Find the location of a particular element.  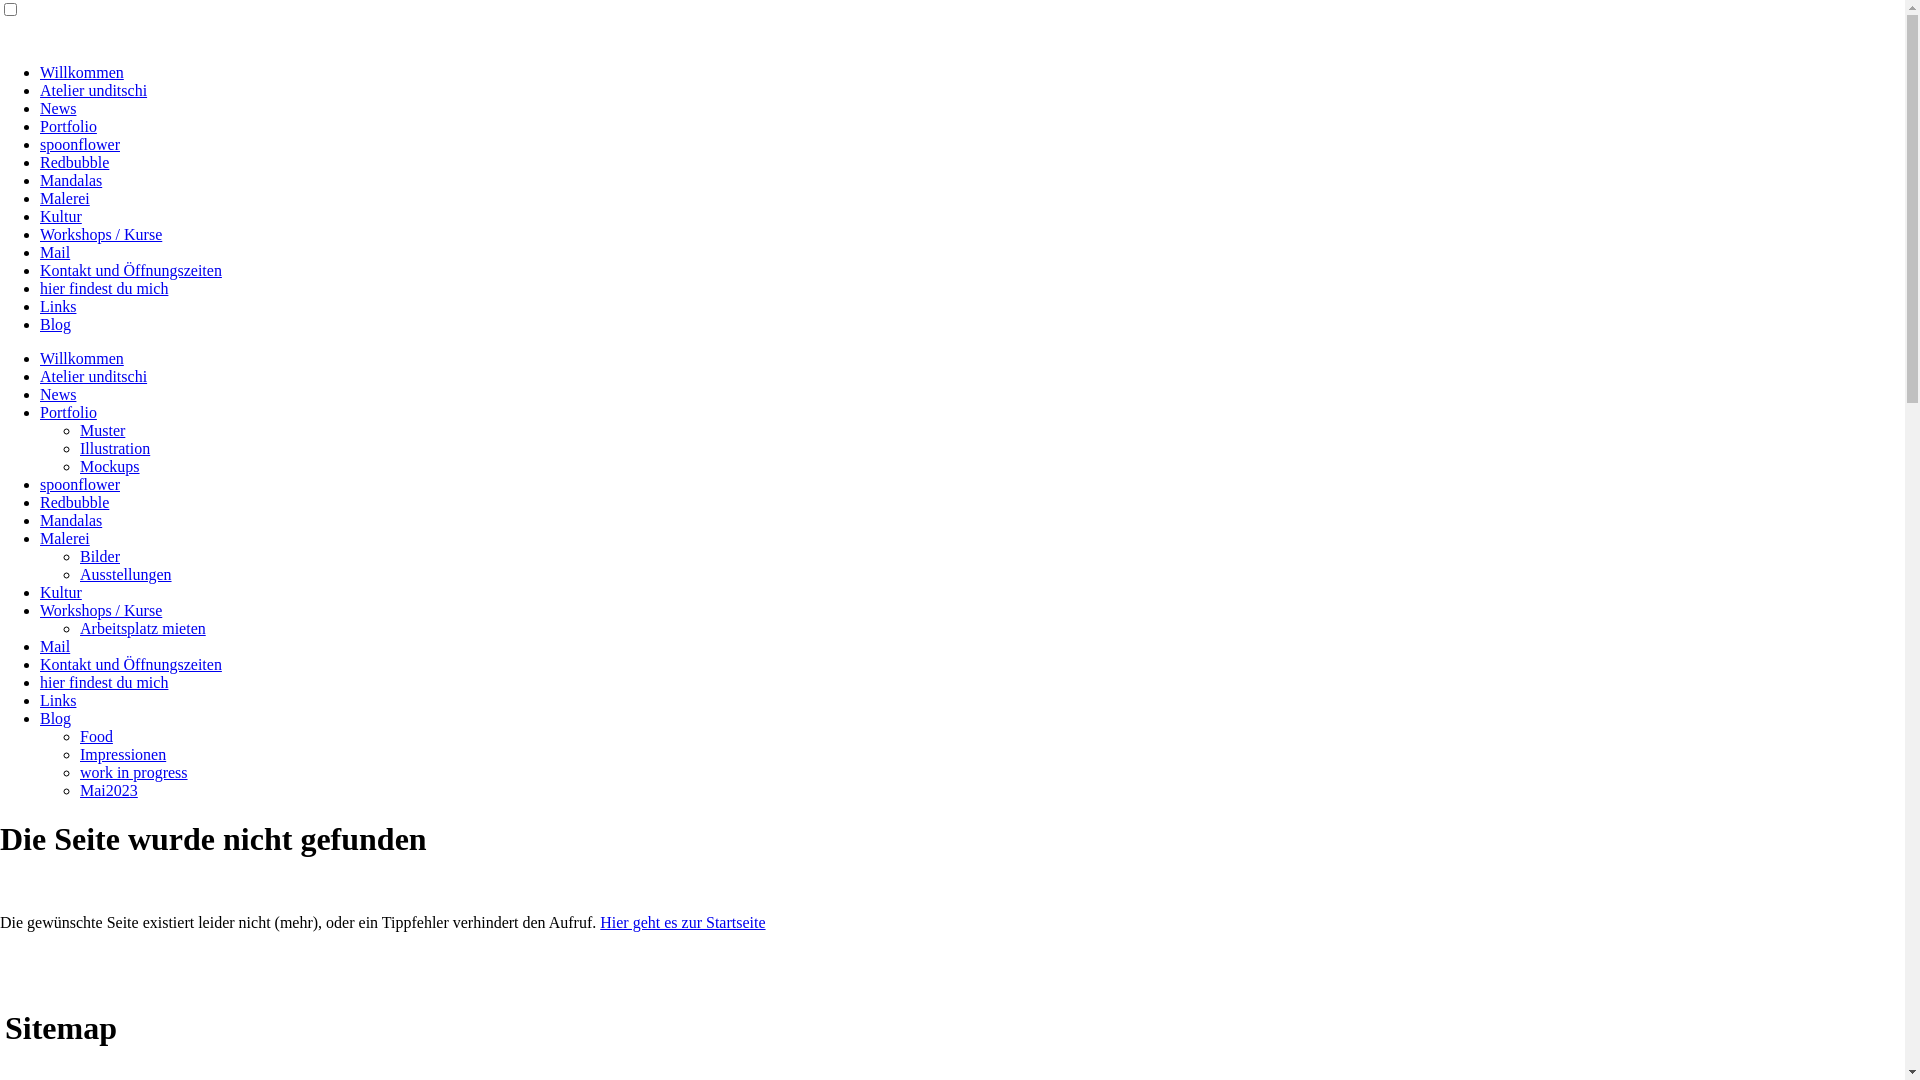

'Links' is located at coordinates (57, 699).